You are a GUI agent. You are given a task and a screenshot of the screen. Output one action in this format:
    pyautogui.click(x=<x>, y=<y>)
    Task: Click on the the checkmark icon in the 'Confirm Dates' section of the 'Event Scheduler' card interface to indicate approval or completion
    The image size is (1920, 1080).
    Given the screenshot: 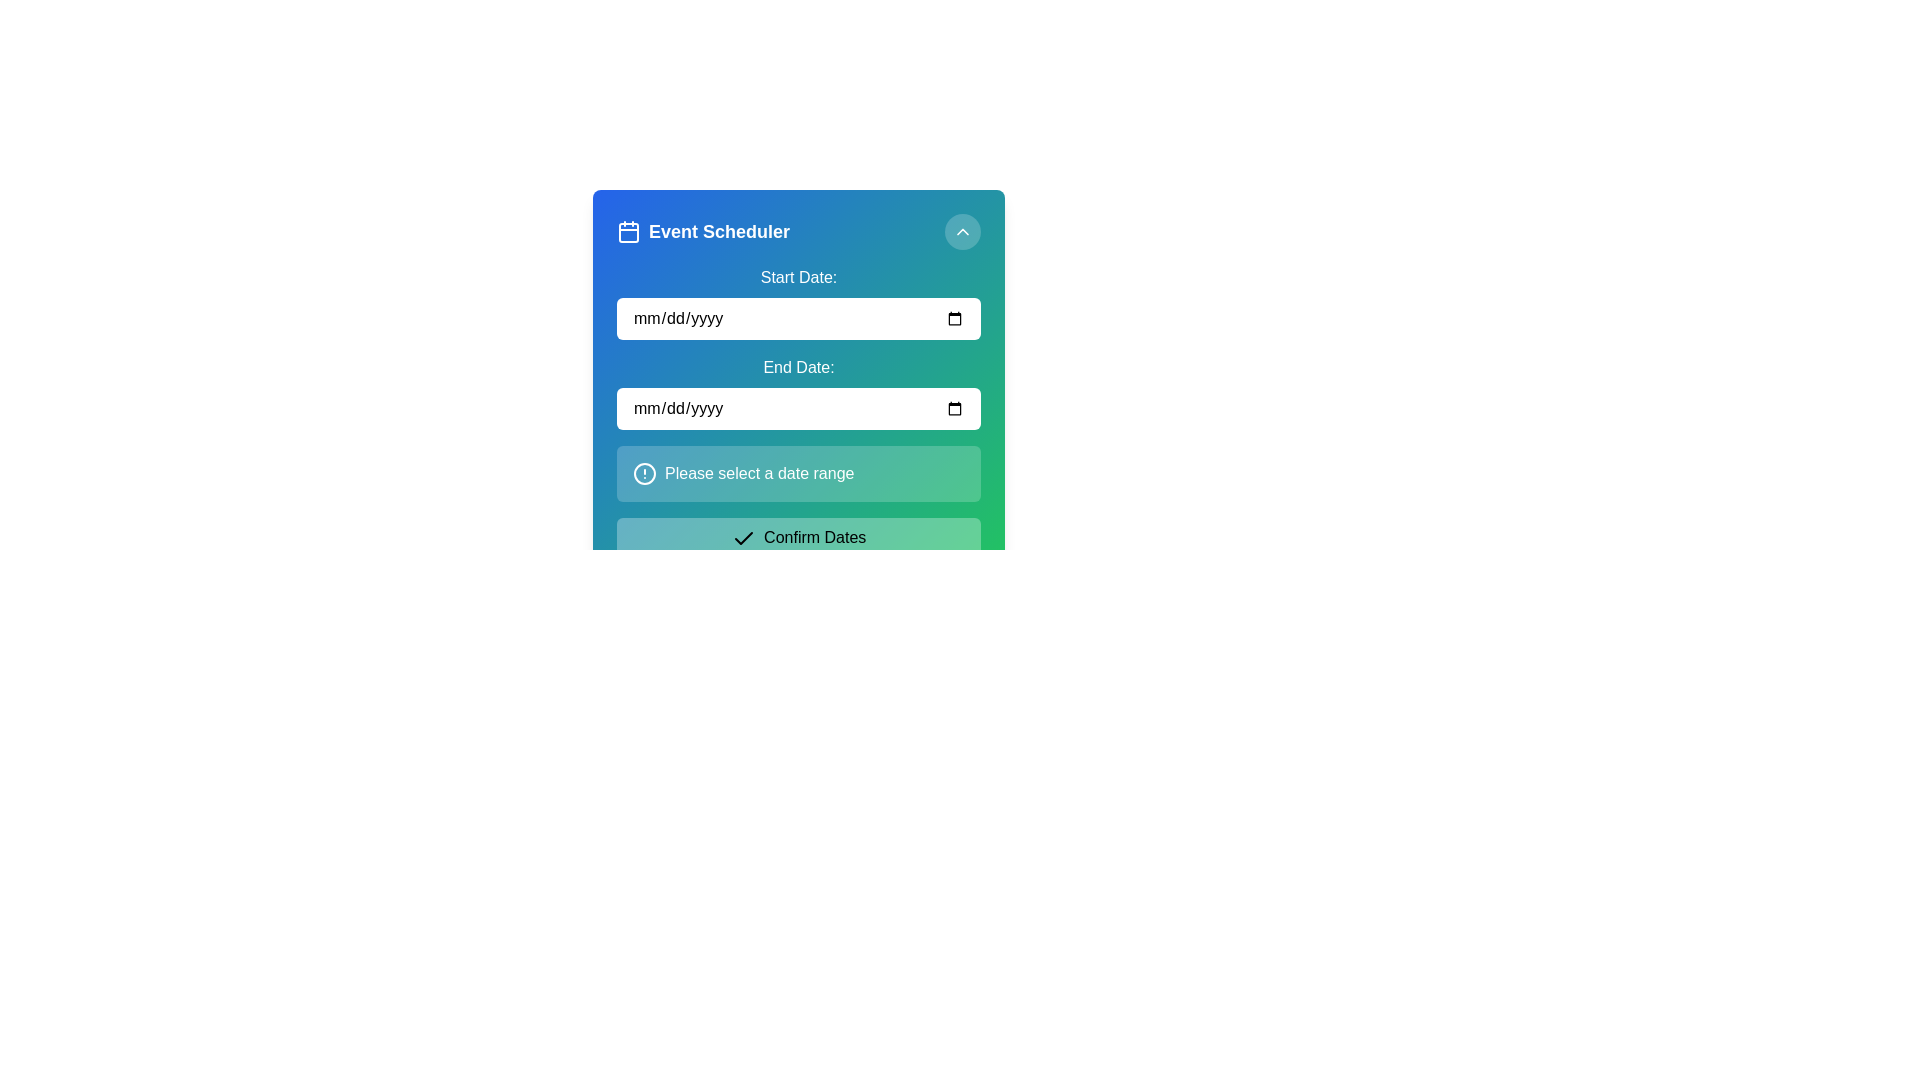 What is the action you would take?
    pyautogui.click(x=742, y=537)
    